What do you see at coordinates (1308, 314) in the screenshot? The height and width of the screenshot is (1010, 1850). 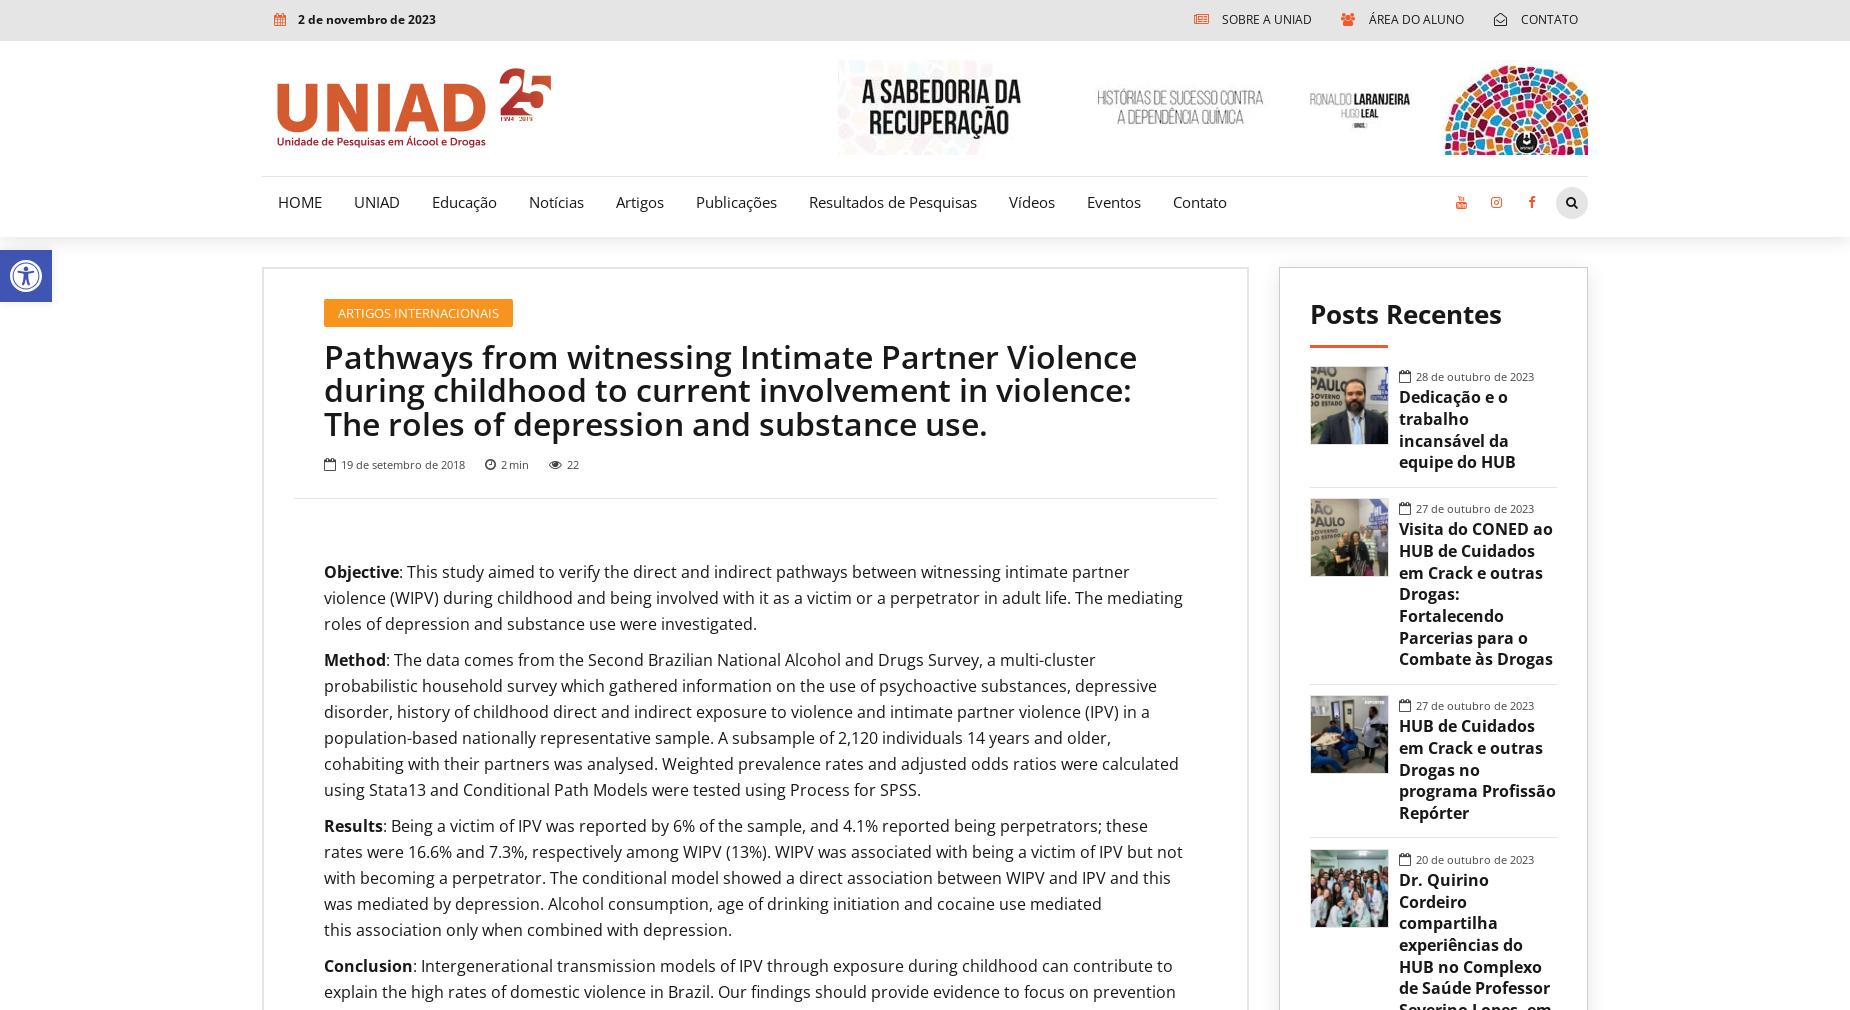 I see `'Posts Recentes'` at bounding box center [1308, 314].